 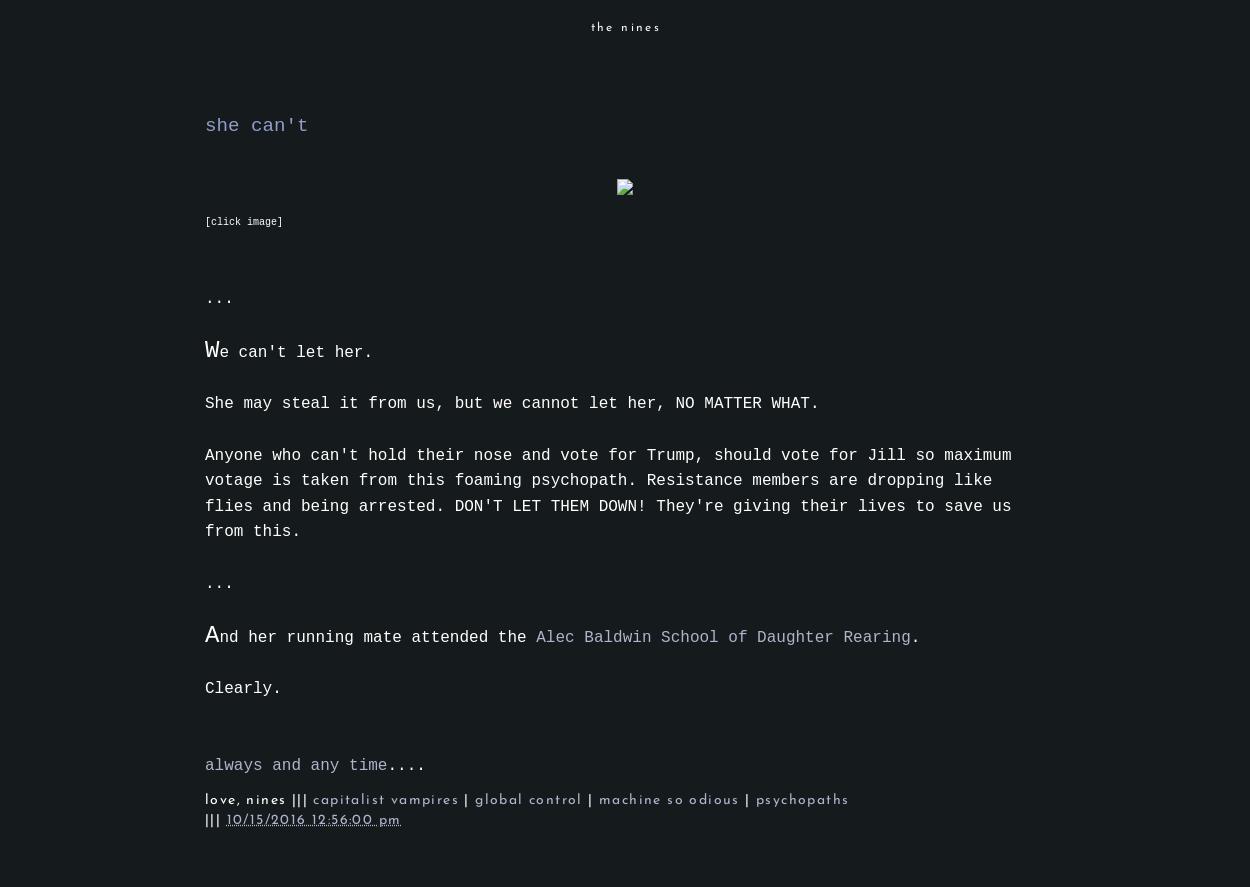 What do you see at coordinates (802, 800) in the screenshot?
I see `'psychopaths'` at bounding box center [802, 800].